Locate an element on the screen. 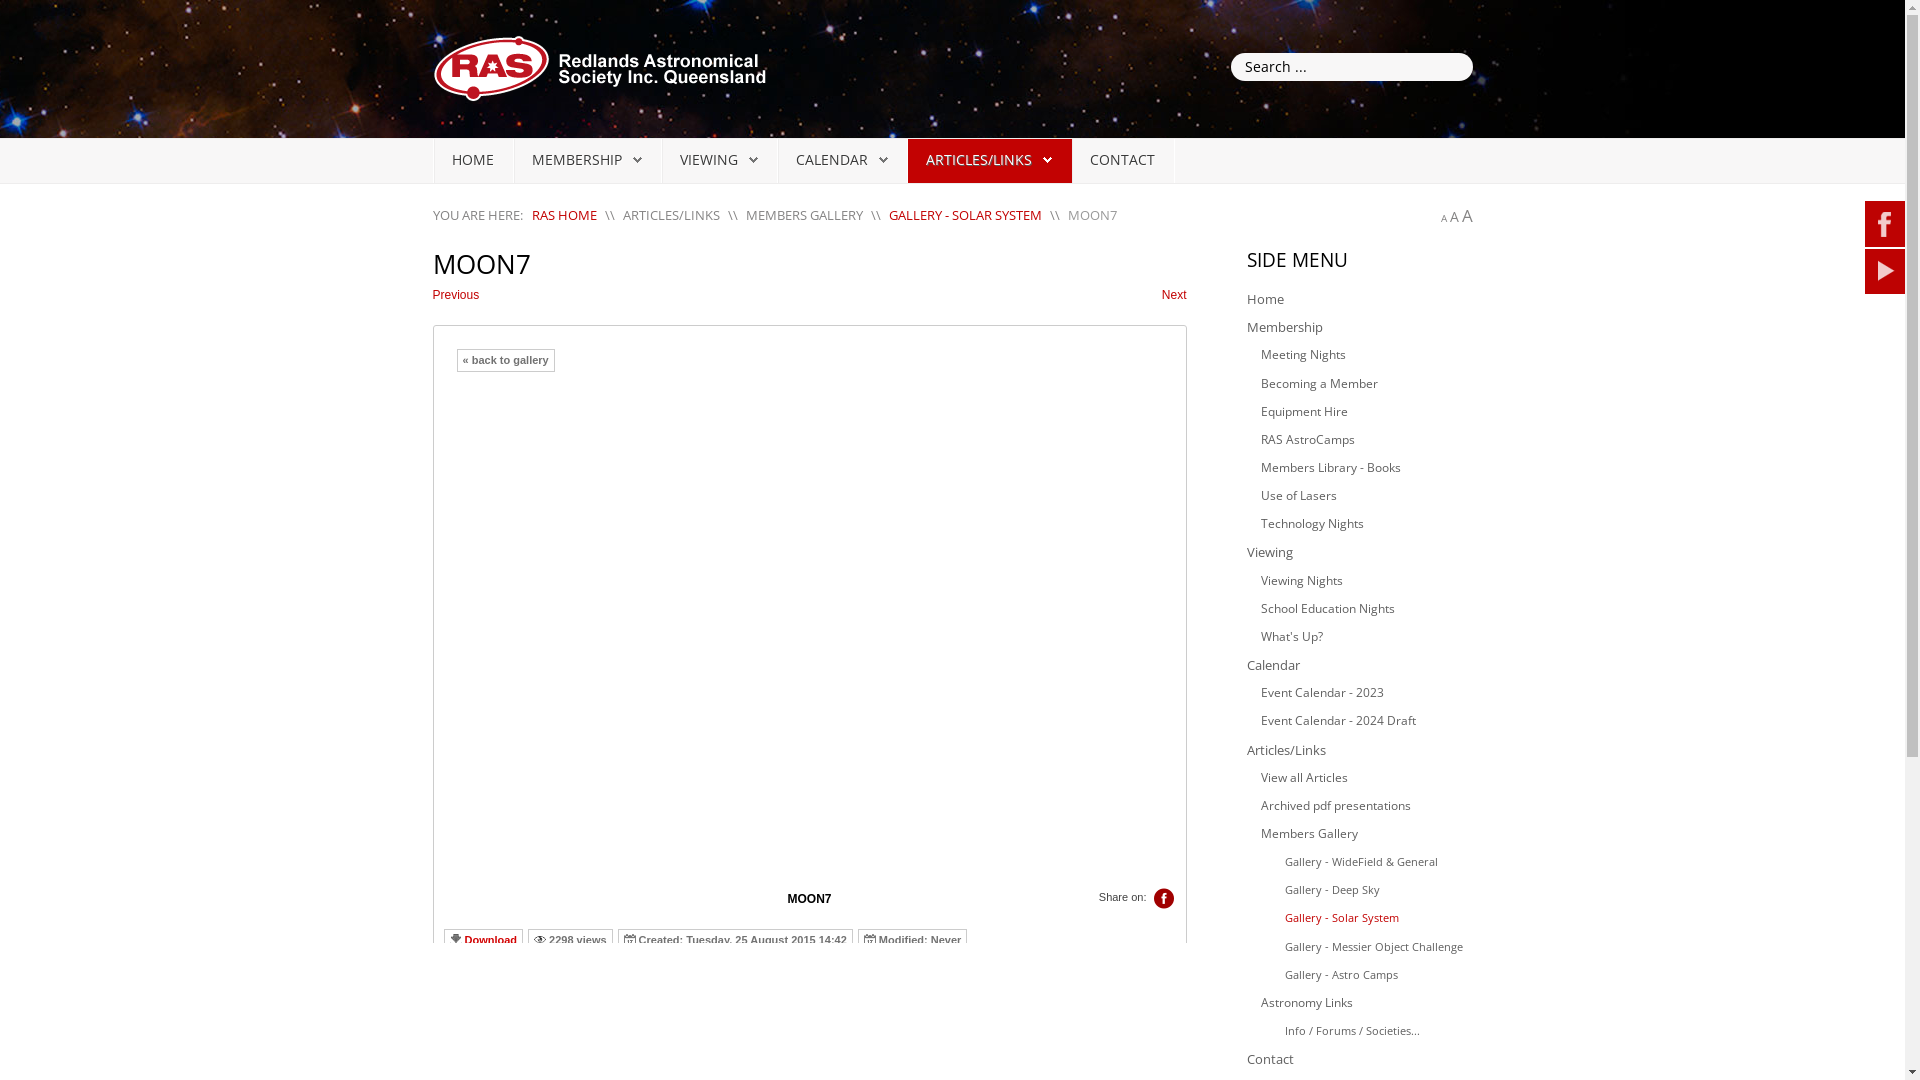 The height and width of the screenshot is (1080, 1920). 'A' is located at coordinates (1443, 218).